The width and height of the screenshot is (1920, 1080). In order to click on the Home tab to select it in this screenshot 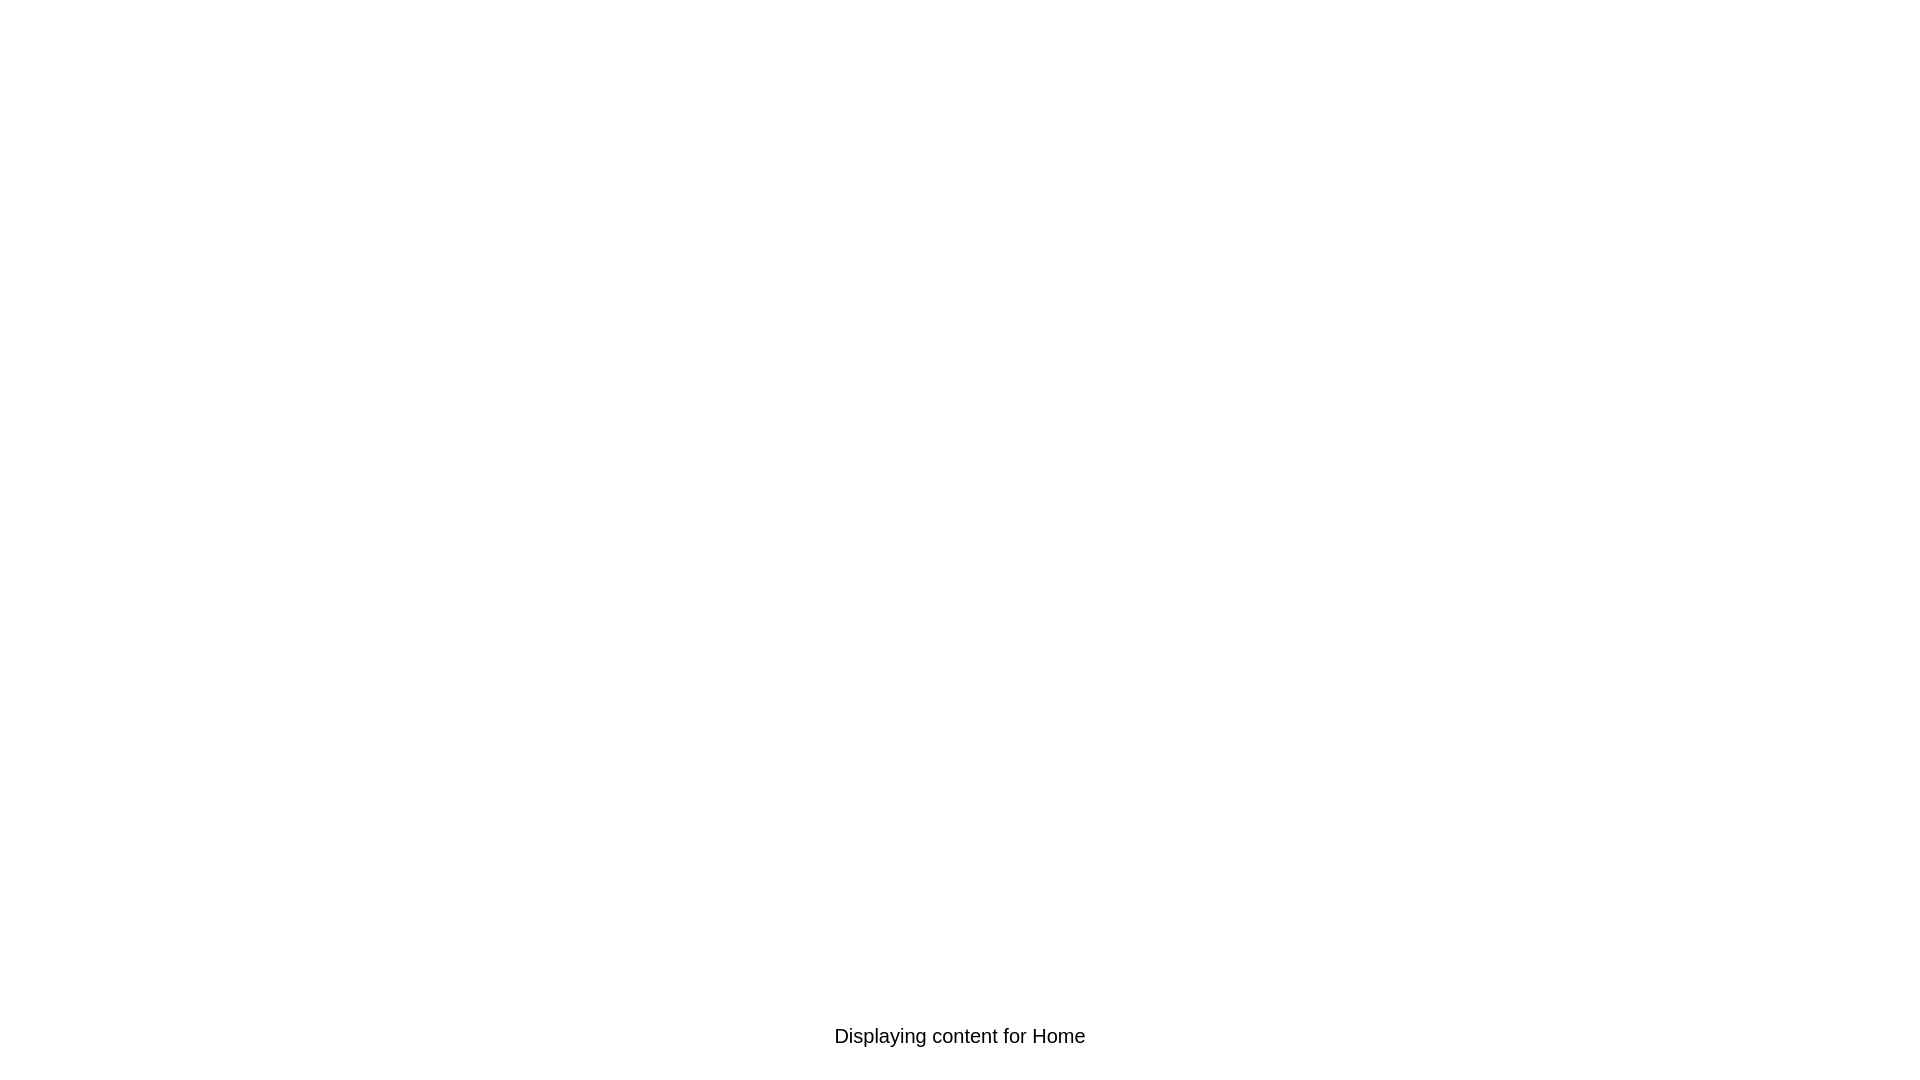, I will do `click(189, 1035)`.